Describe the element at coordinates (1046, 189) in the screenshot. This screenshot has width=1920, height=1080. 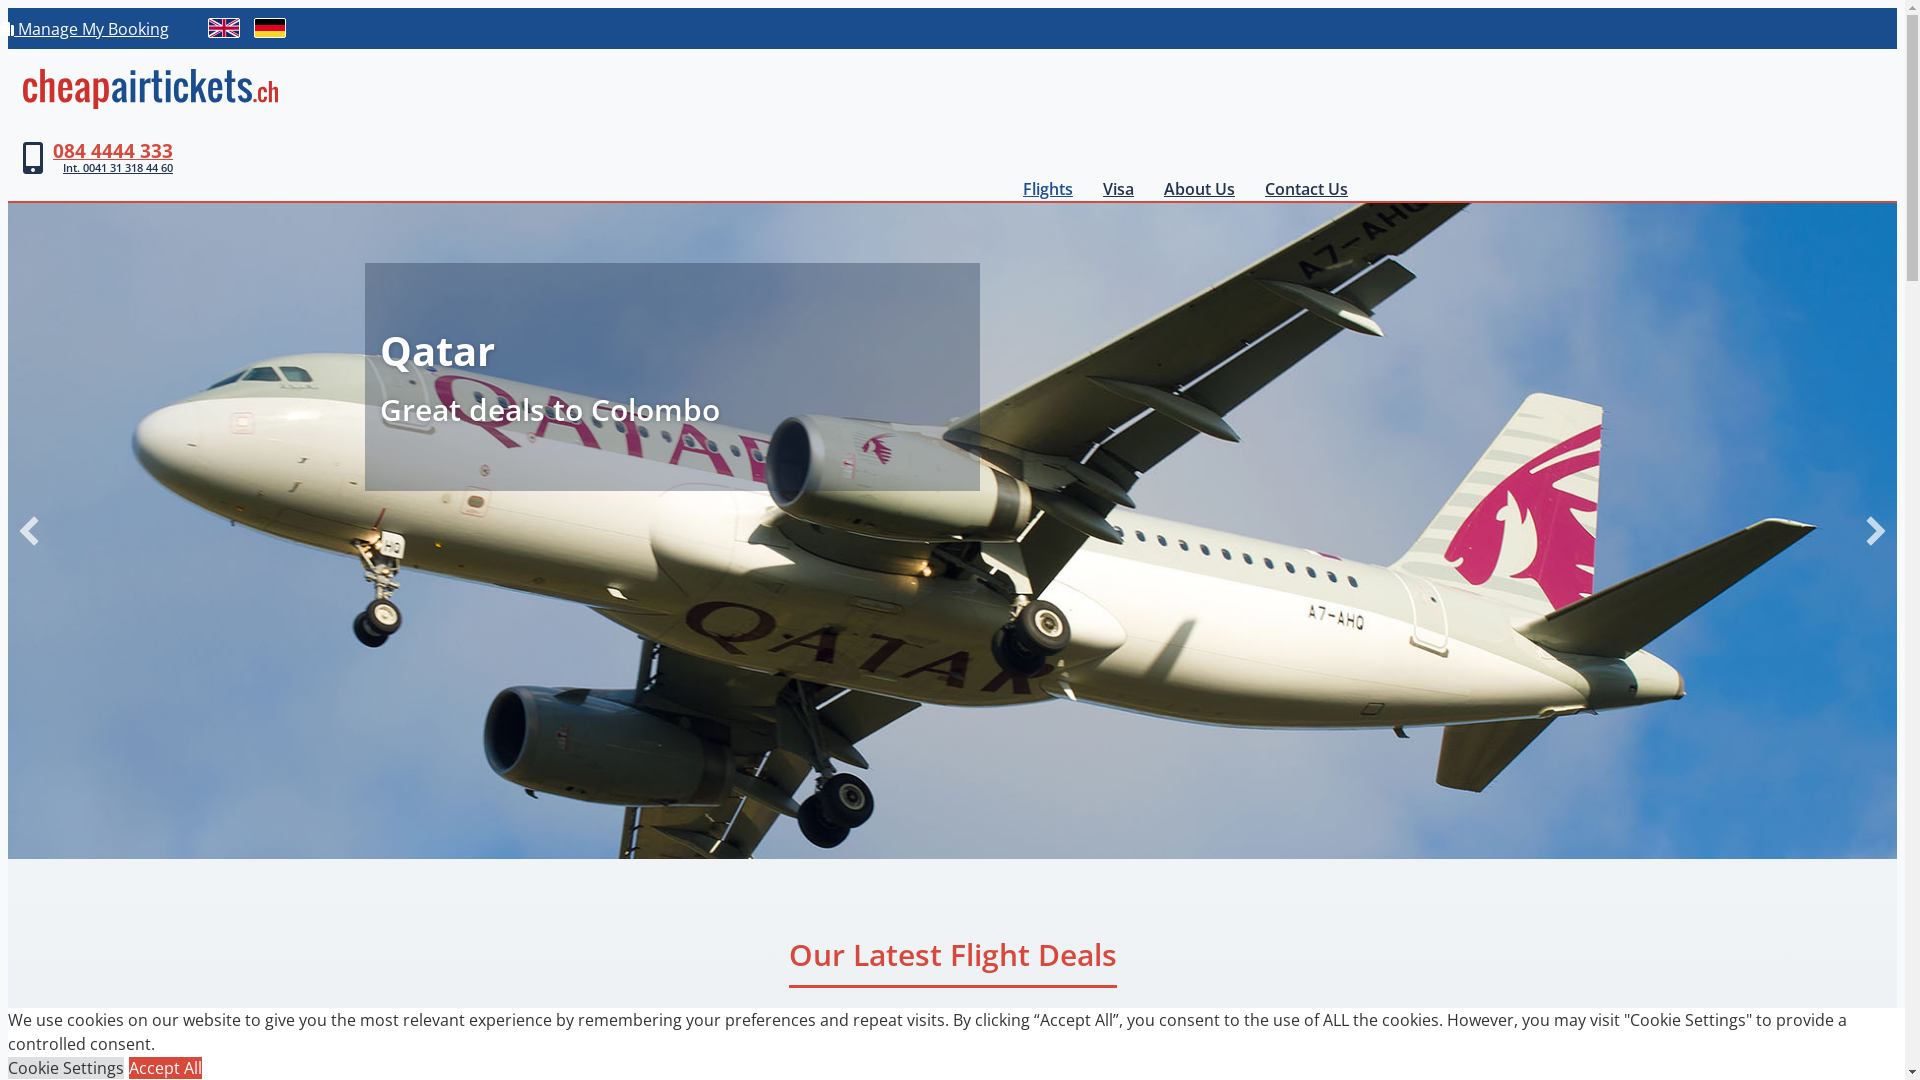
I see `'Flights'` at that location.